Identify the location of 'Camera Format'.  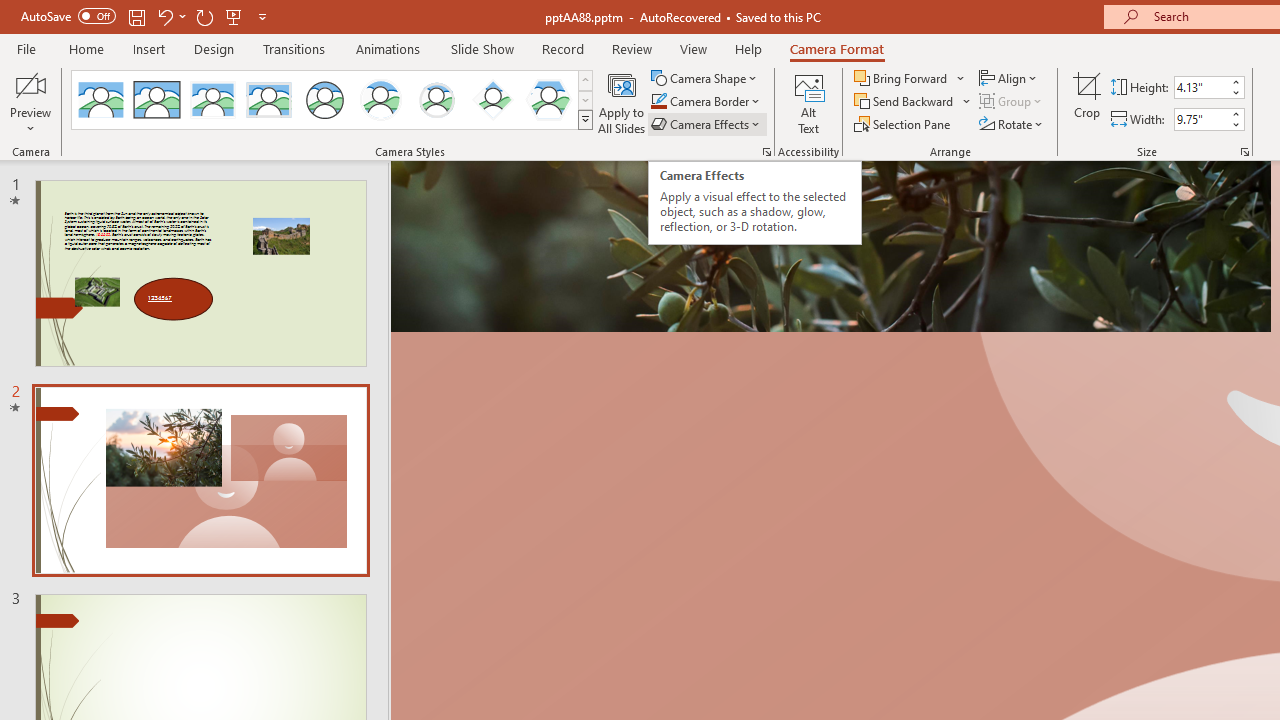
(837, 48).